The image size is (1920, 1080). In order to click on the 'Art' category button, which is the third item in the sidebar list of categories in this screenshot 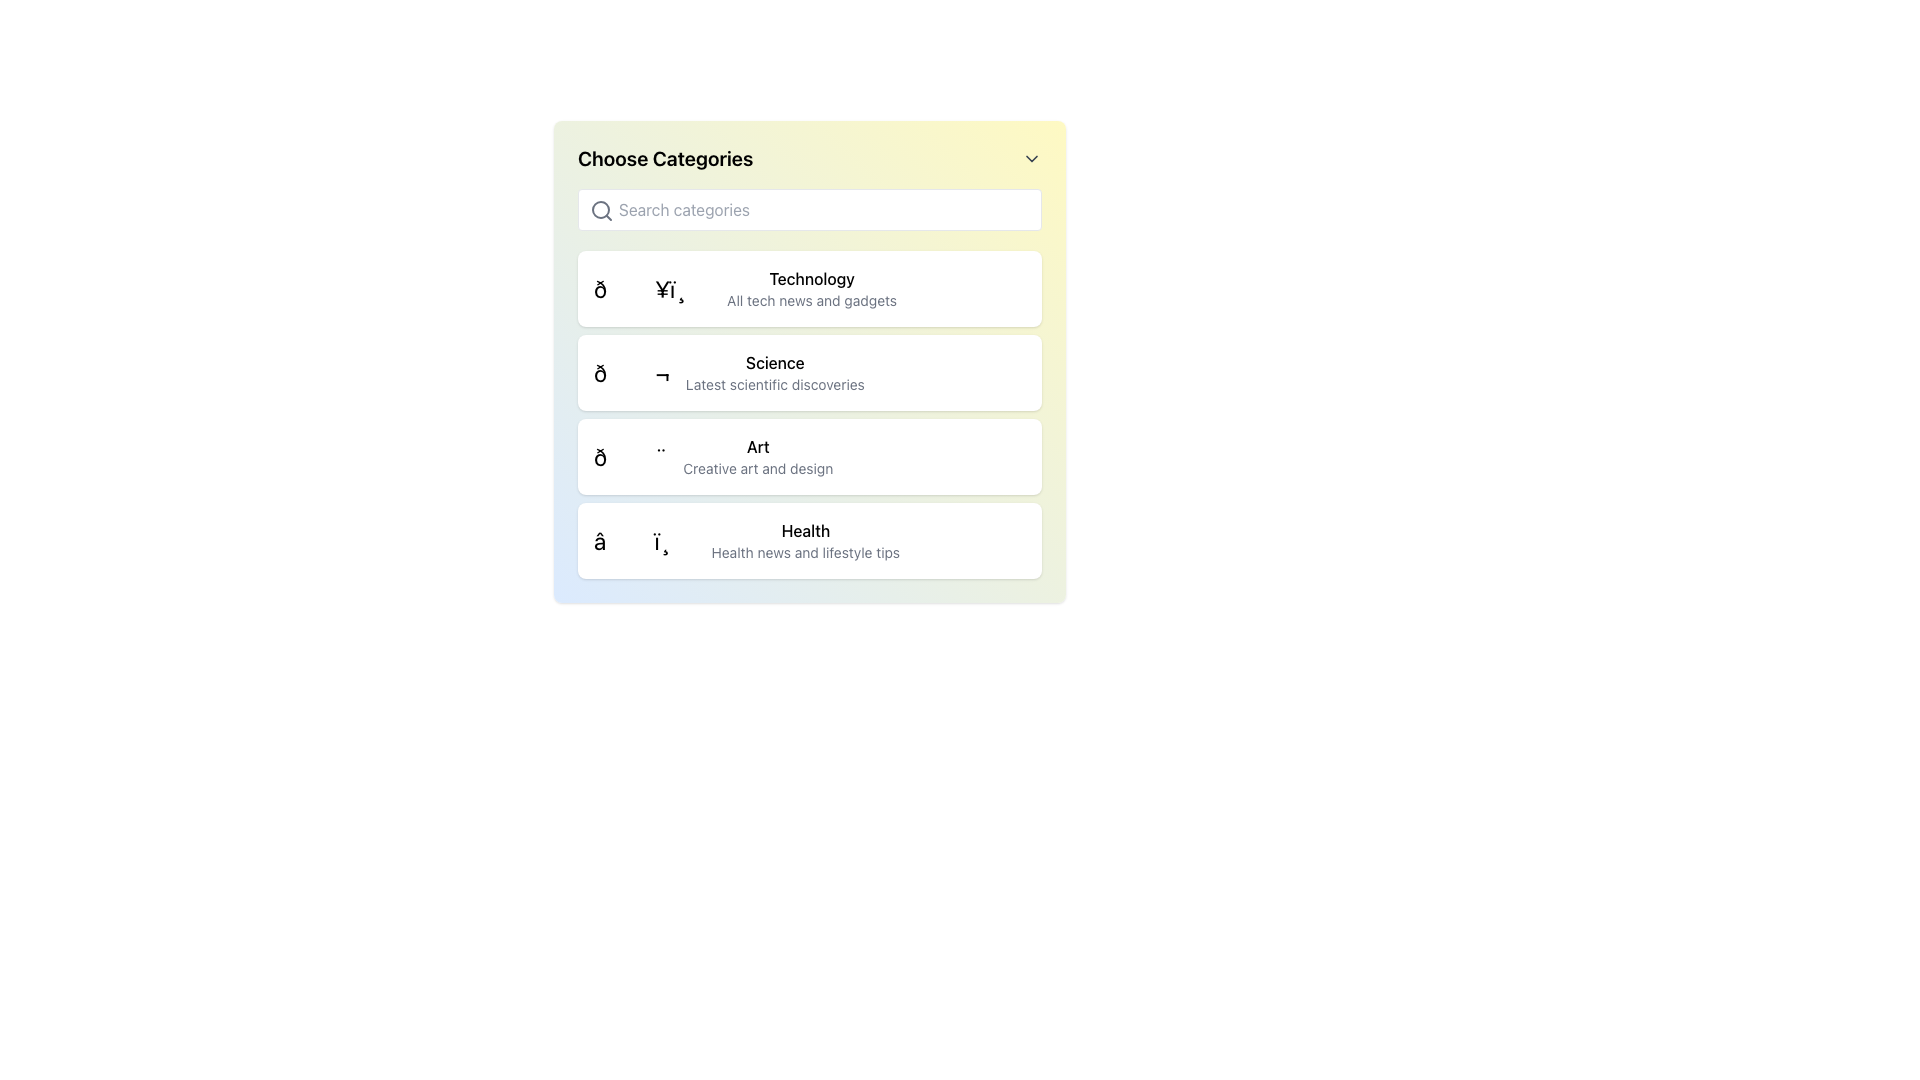, I will do `click(757, 456)`.